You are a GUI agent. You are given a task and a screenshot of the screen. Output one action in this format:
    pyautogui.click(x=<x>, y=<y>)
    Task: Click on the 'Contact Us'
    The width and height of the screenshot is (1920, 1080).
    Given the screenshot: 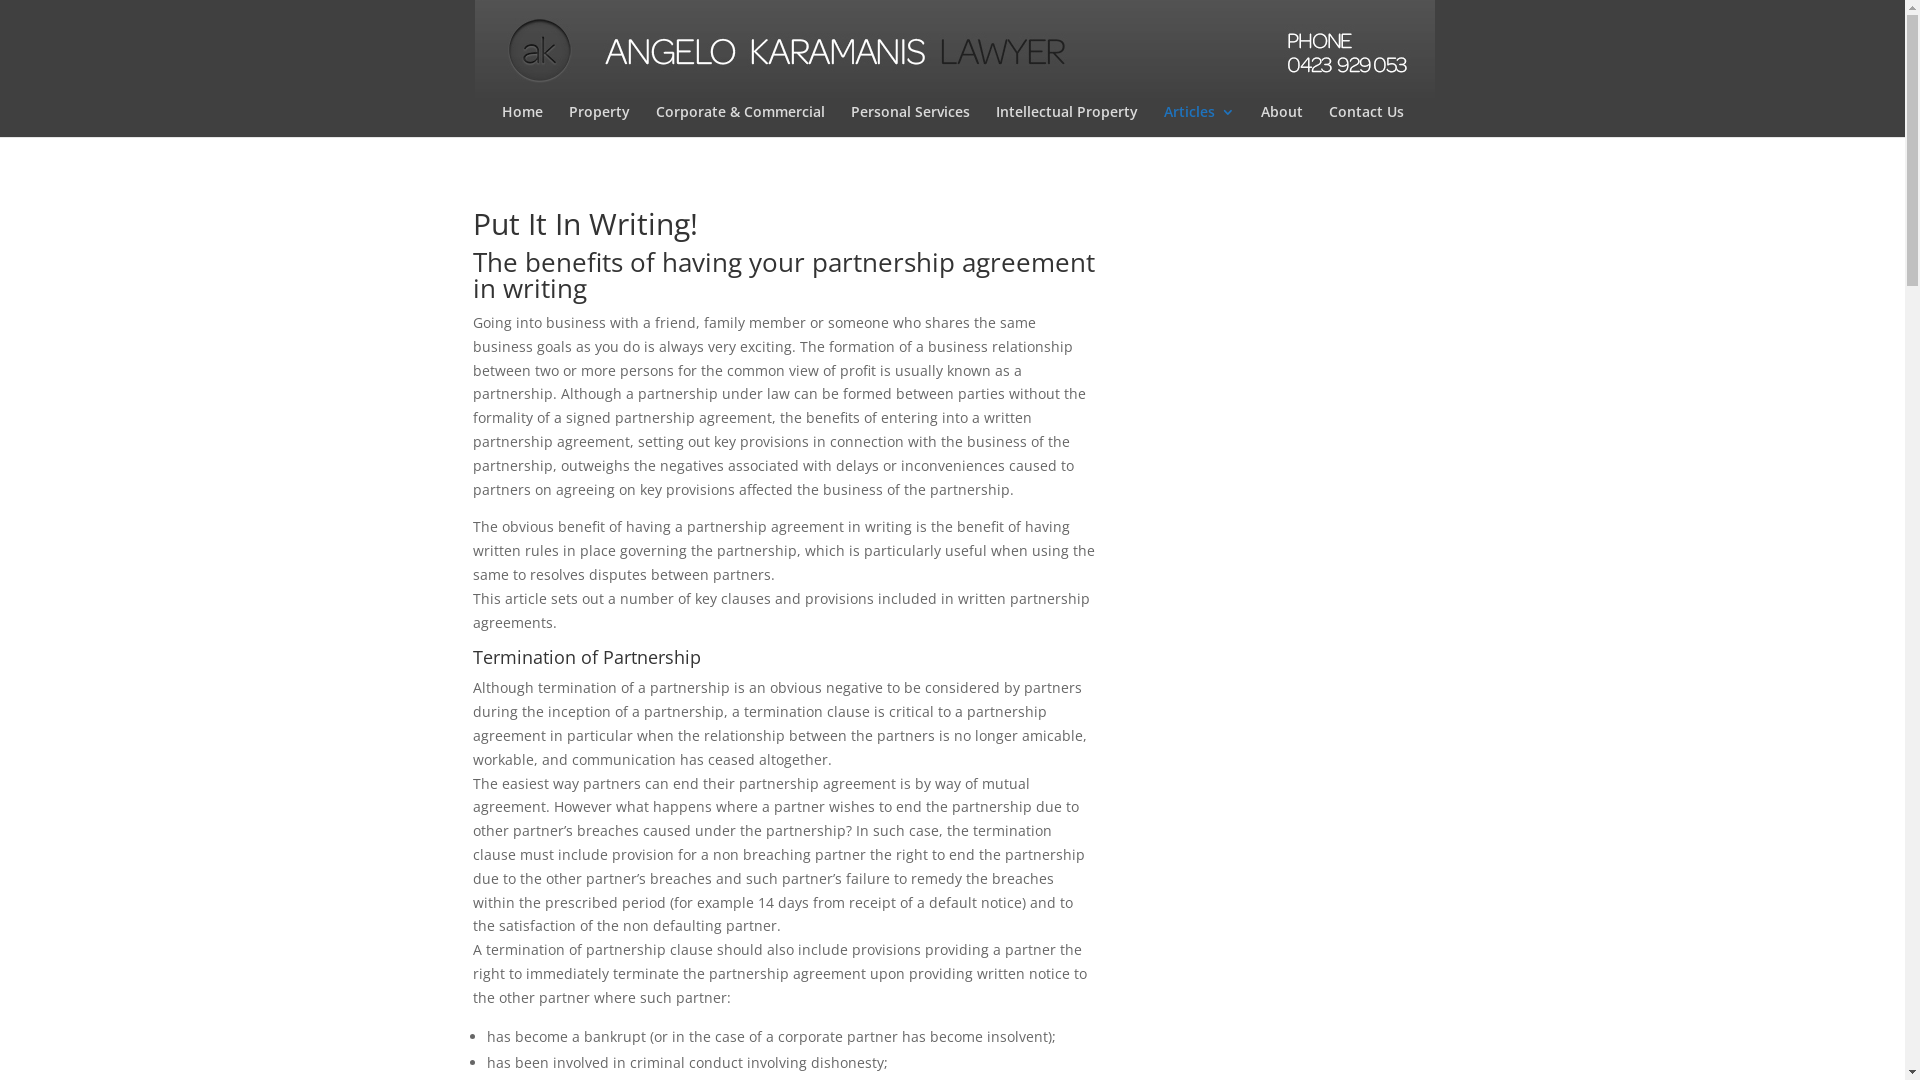 What is the action you would take?
    pyautogui.click(x=1364, y=120)
    